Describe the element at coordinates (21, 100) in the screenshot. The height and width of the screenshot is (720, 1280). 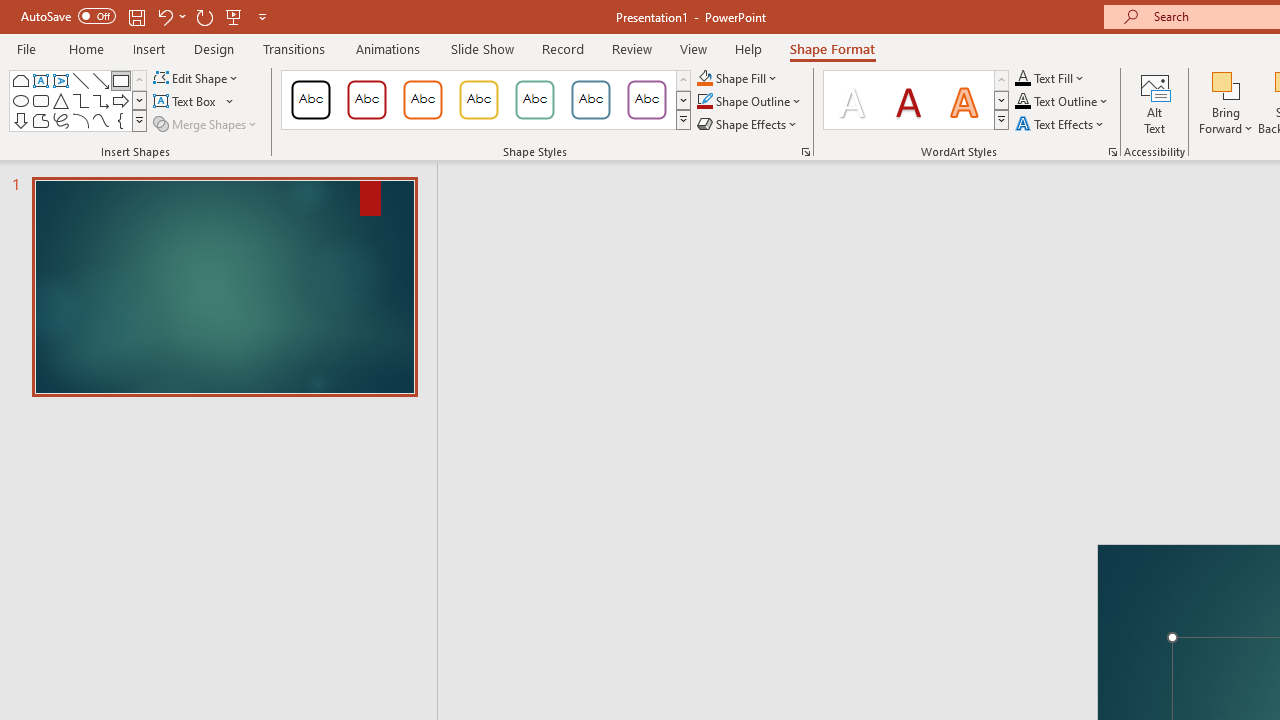
I see `'Oval'` at that location.